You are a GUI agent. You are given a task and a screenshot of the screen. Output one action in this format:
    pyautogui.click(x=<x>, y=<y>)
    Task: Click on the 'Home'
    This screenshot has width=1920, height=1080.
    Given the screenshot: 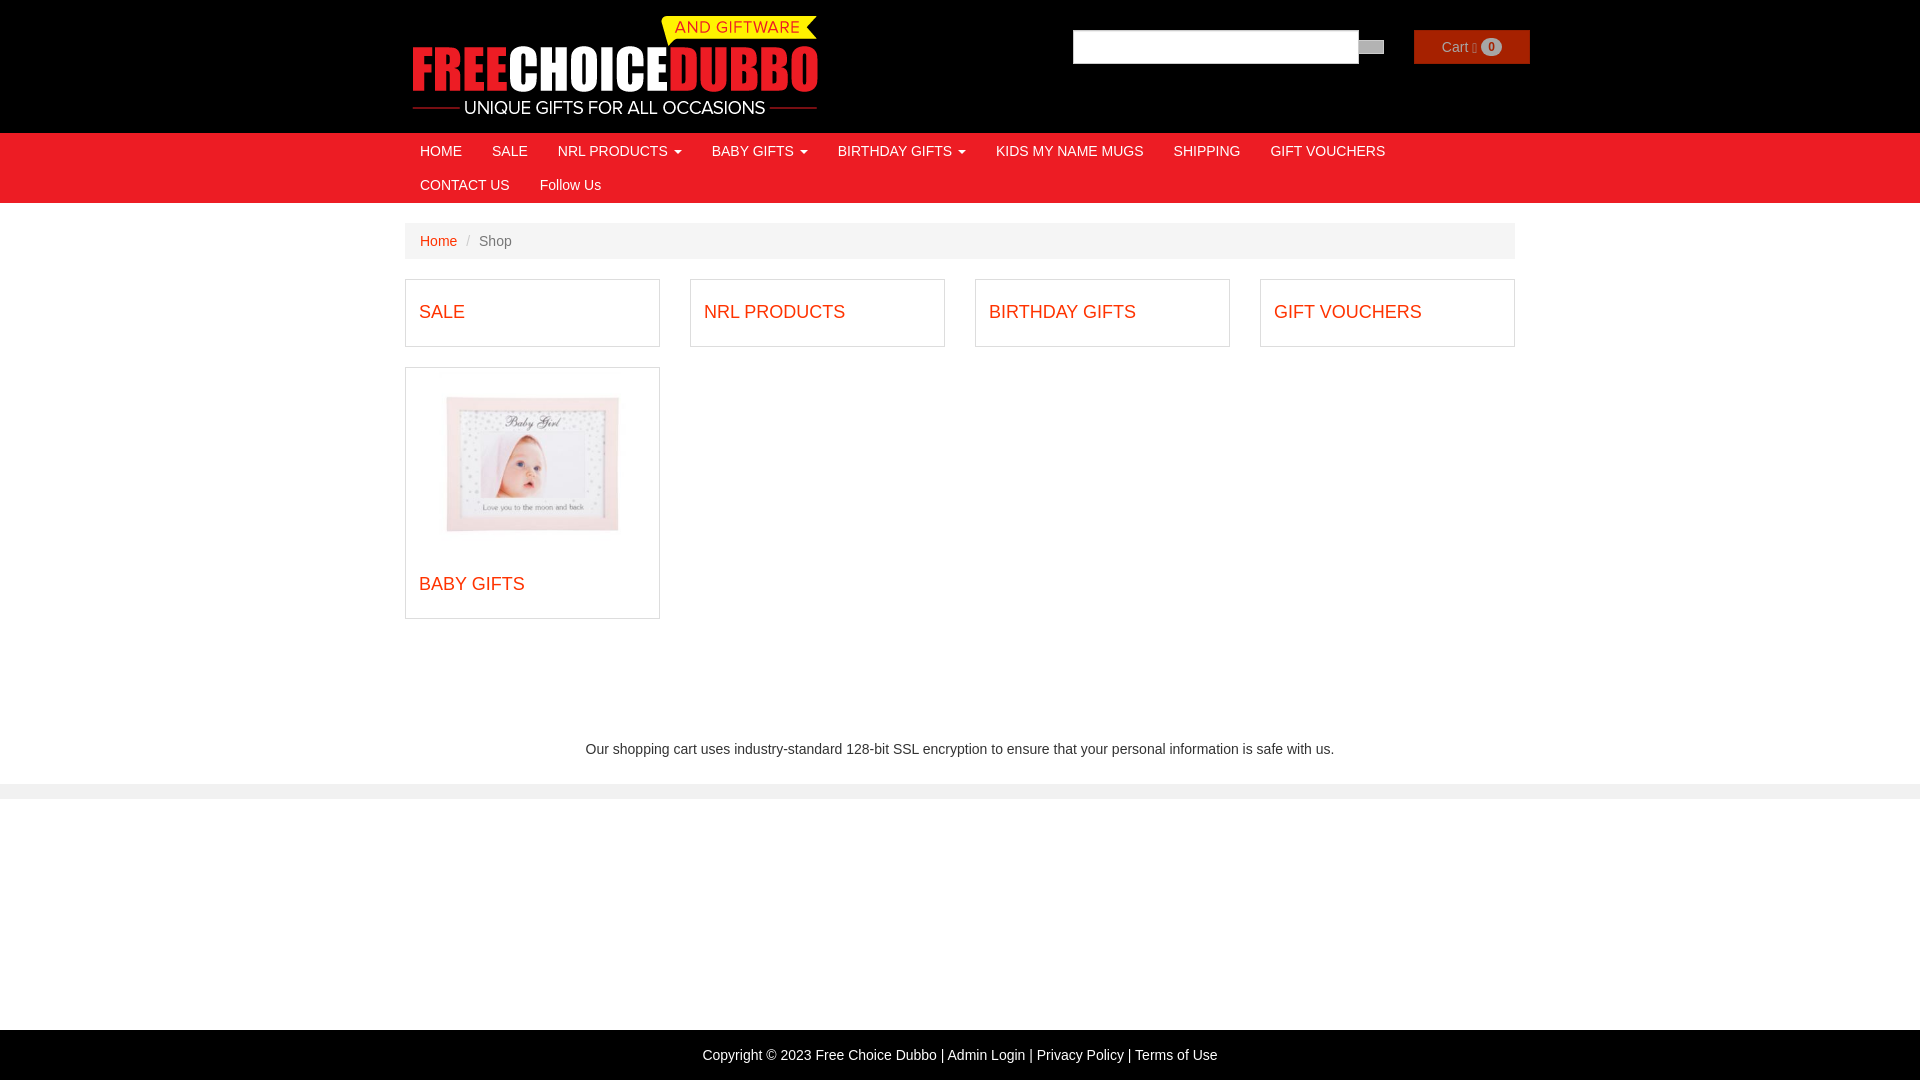 What is the action you would take?
    pyautogui.click(x=437, y=239)
    